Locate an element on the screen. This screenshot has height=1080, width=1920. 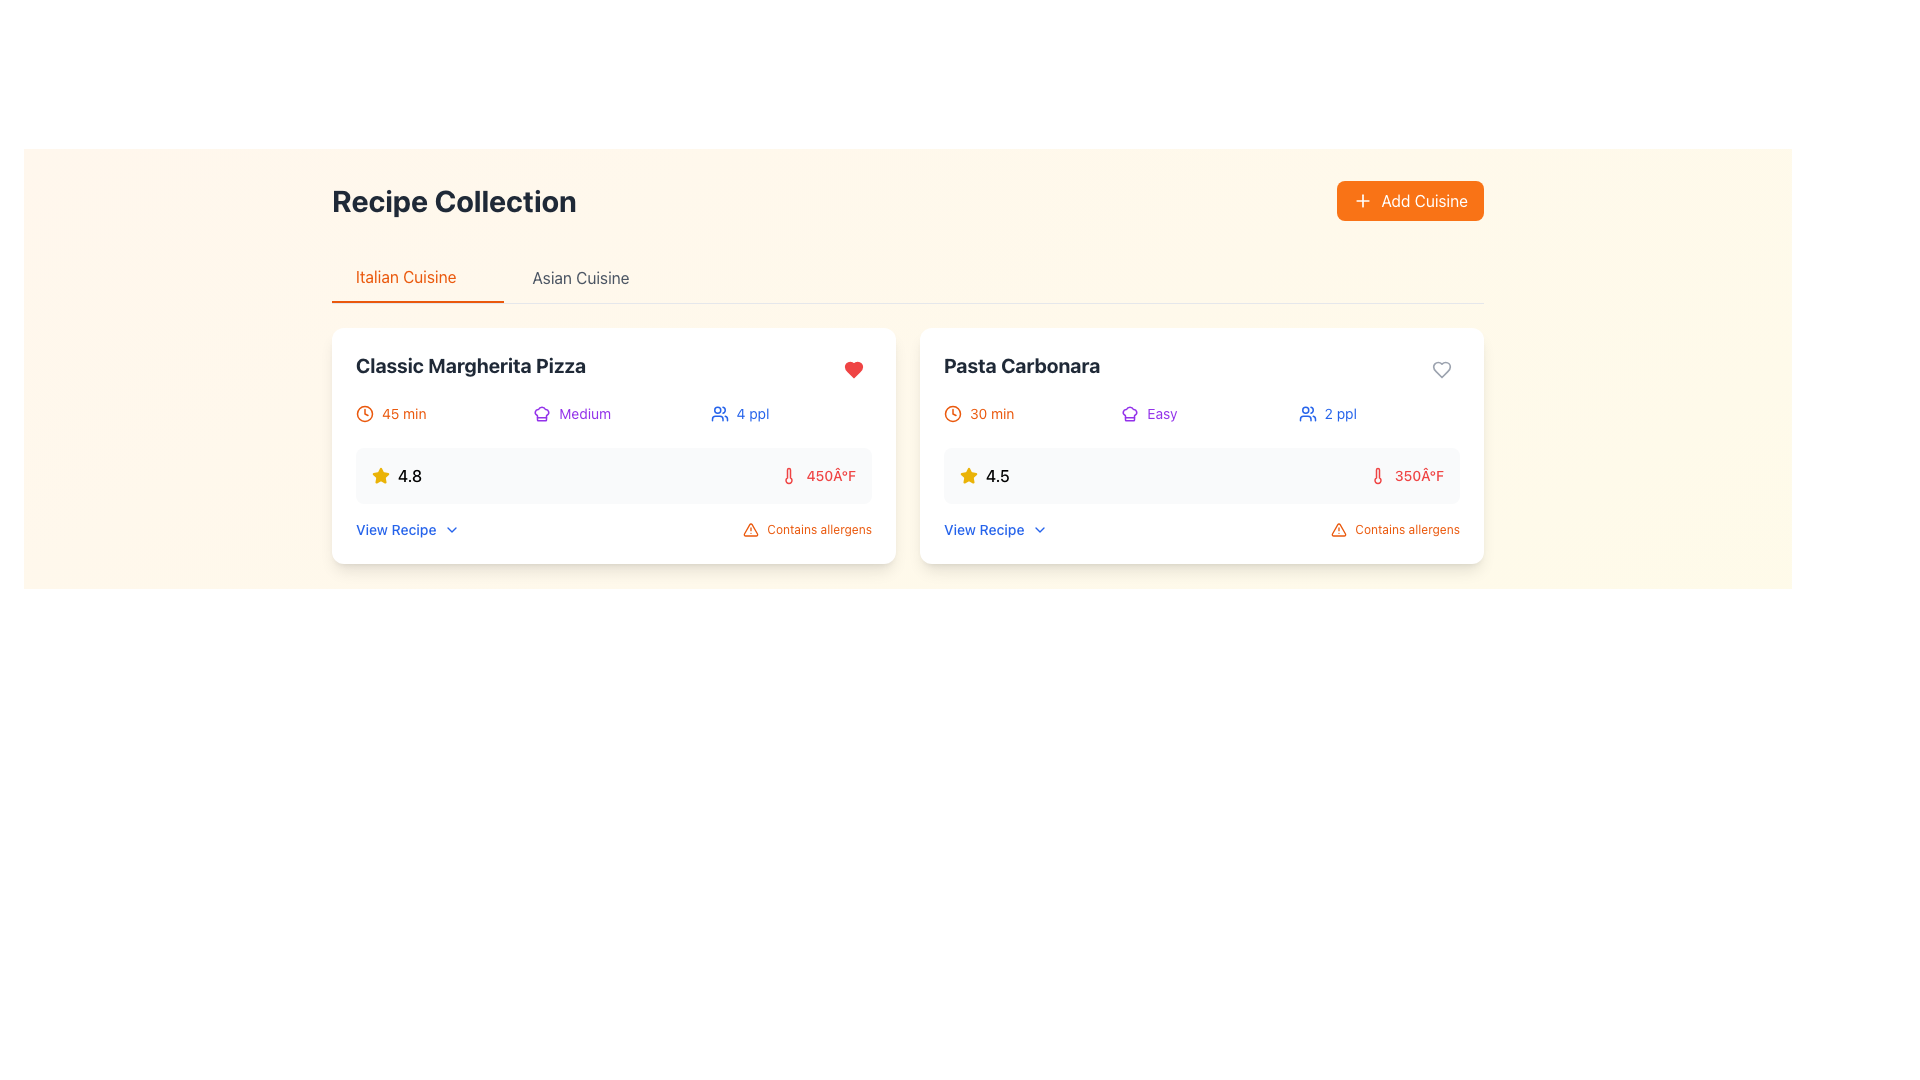
the user icon located in the blue text section displaying '4 ppl' within the recipe card for 'Classic Margherita Pizza', positioned to the right of the 'Medium' indicator is located at coordinates (719, 412).